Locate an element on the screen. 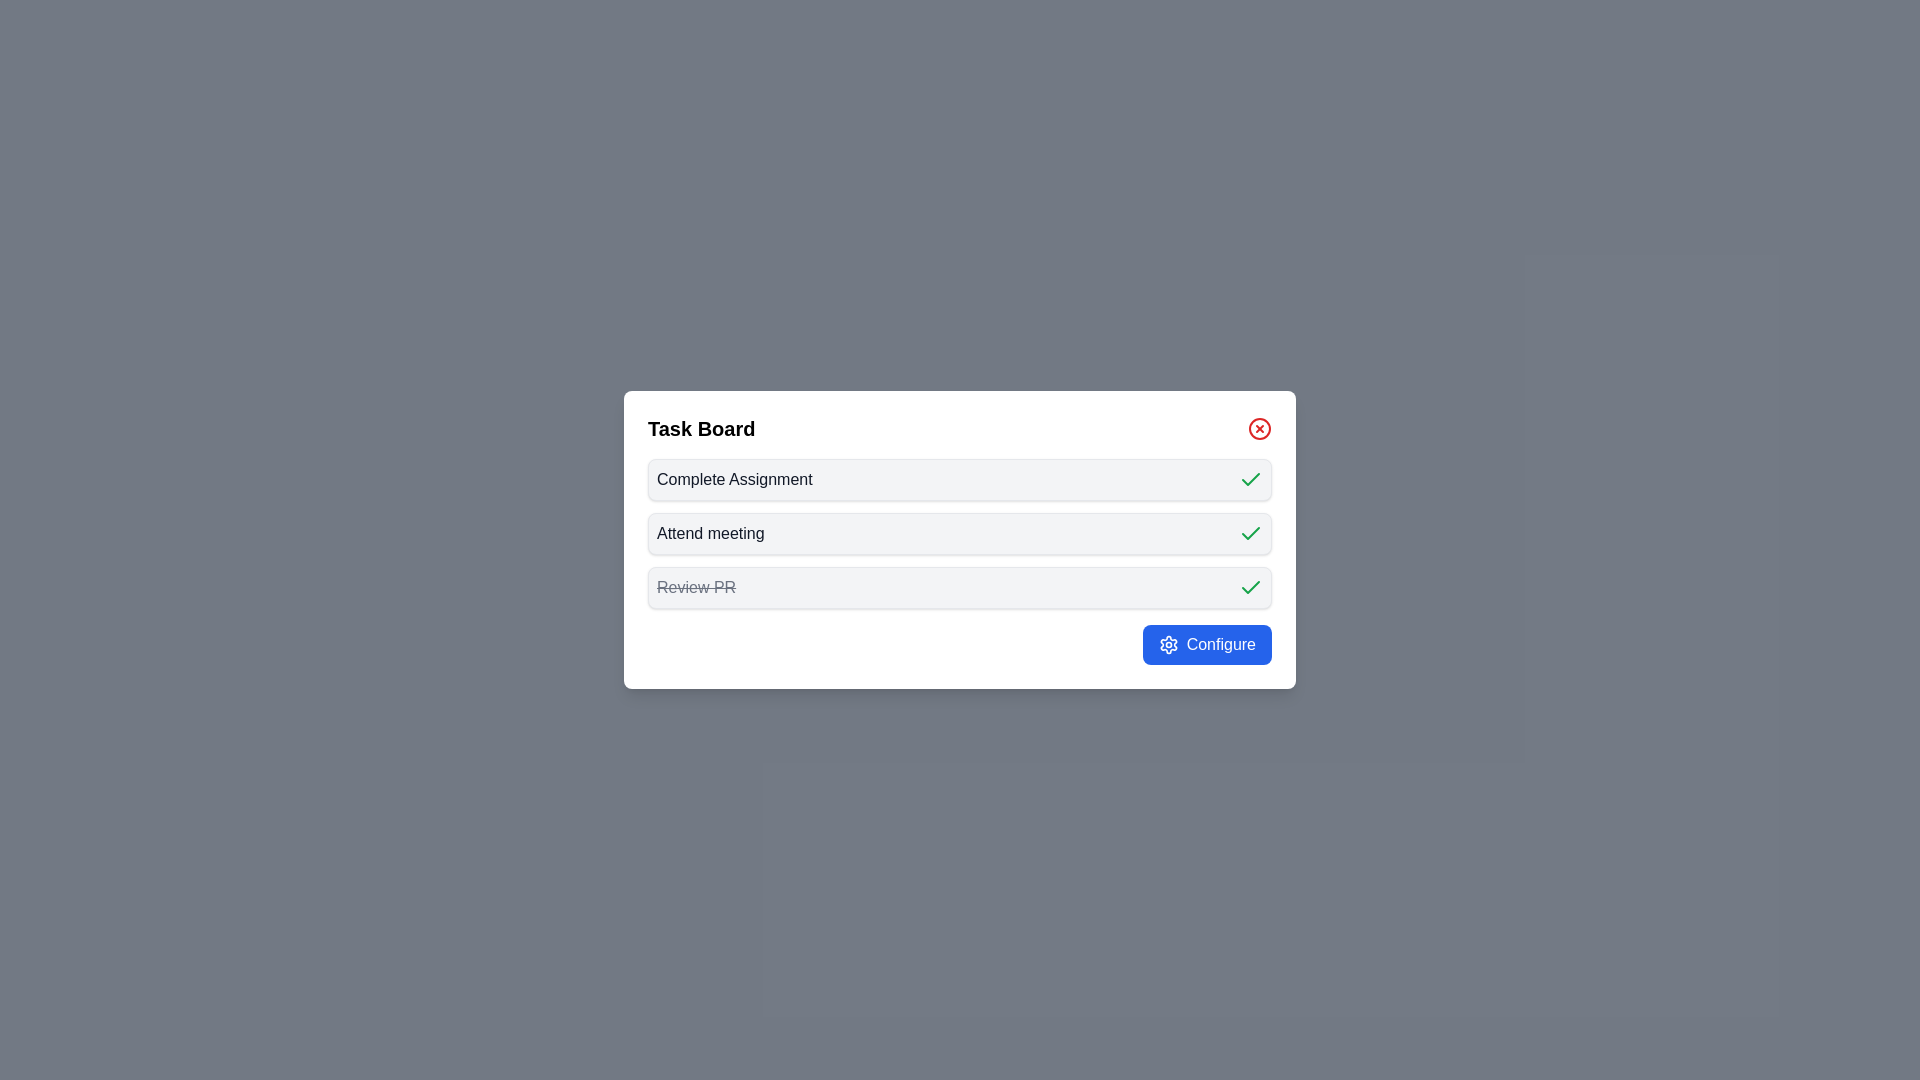  close button at the top-right corner of the Task Board dialog is located at coordinates (1258, 427).